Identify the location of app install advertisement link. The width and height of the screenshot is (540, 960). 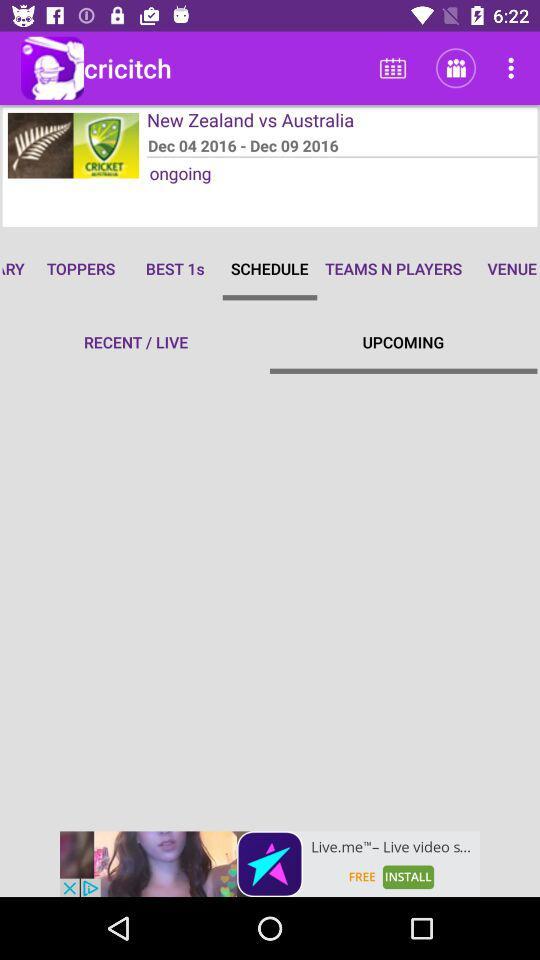
(270, 863).